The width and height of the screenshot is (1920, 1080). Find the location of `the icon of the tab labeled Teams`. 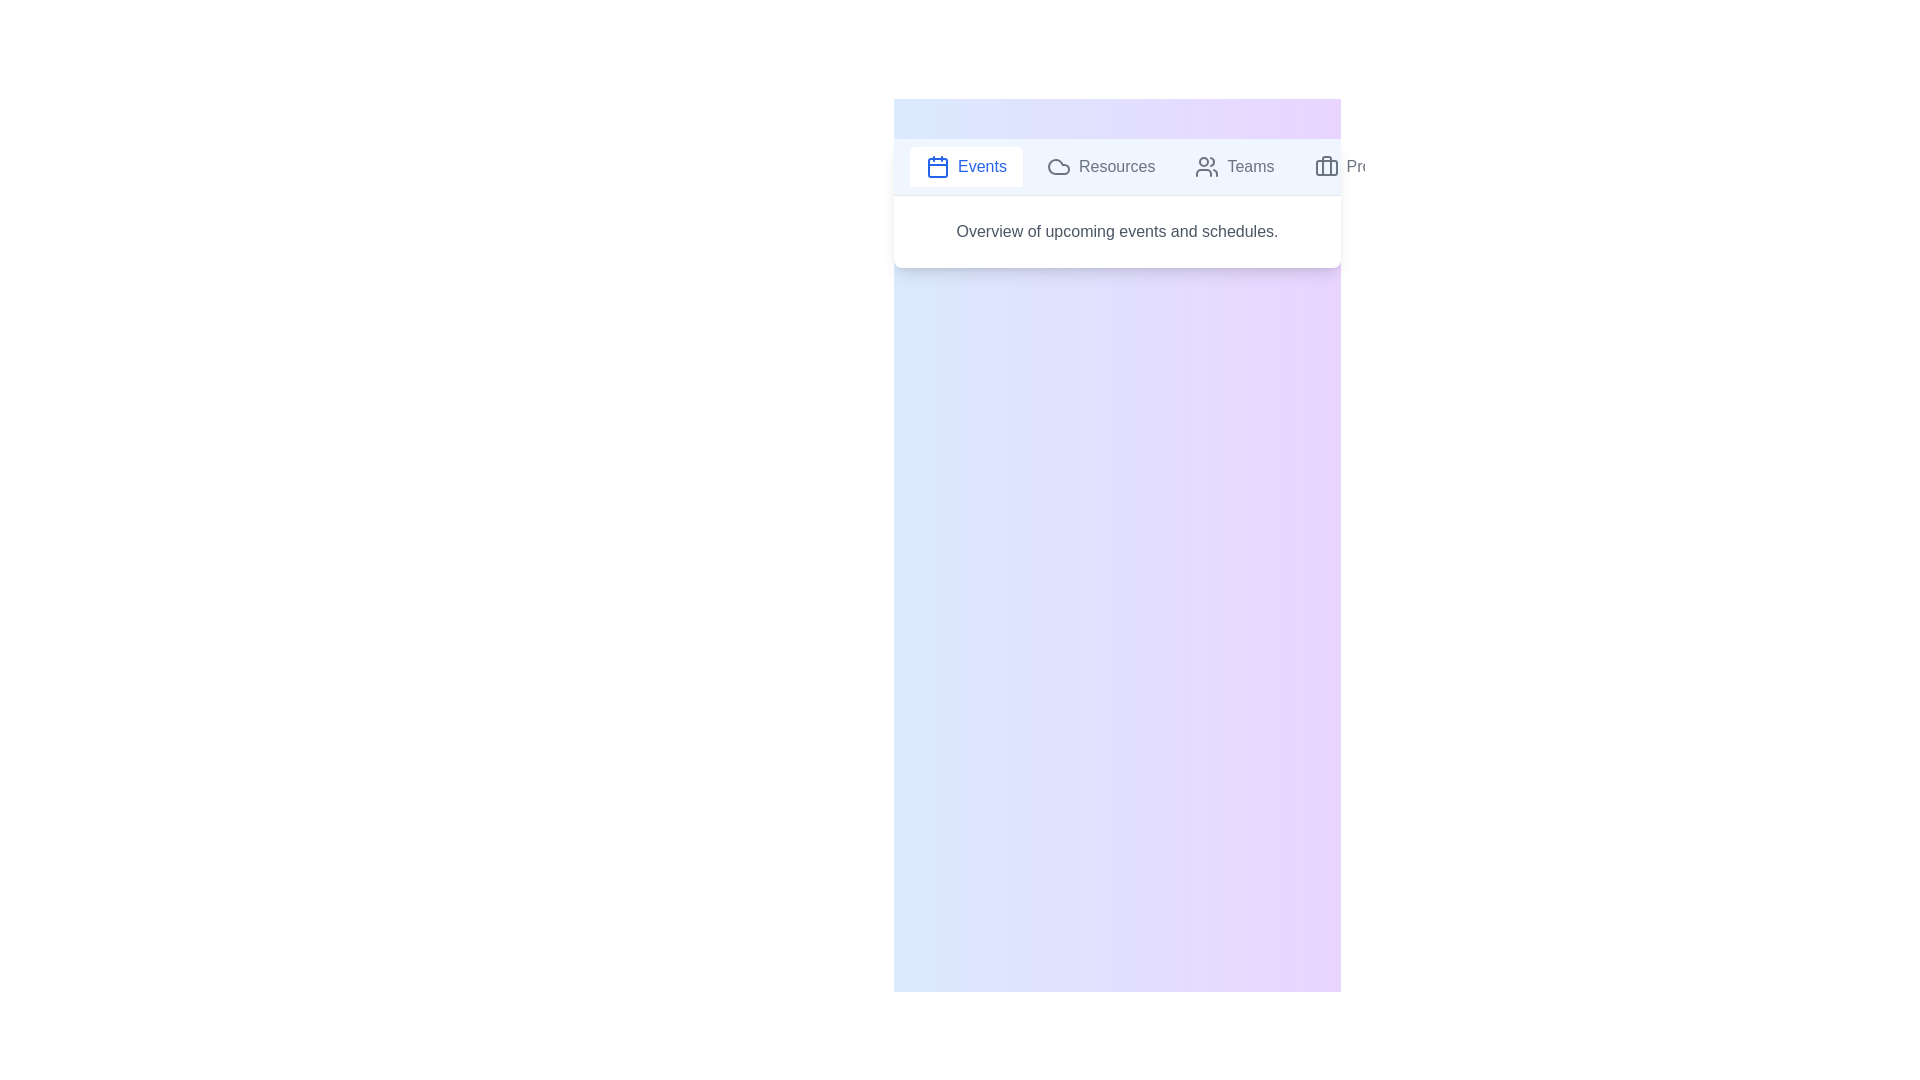

the icon of the tab labeled Teams is located at coordinates (1205, 165).